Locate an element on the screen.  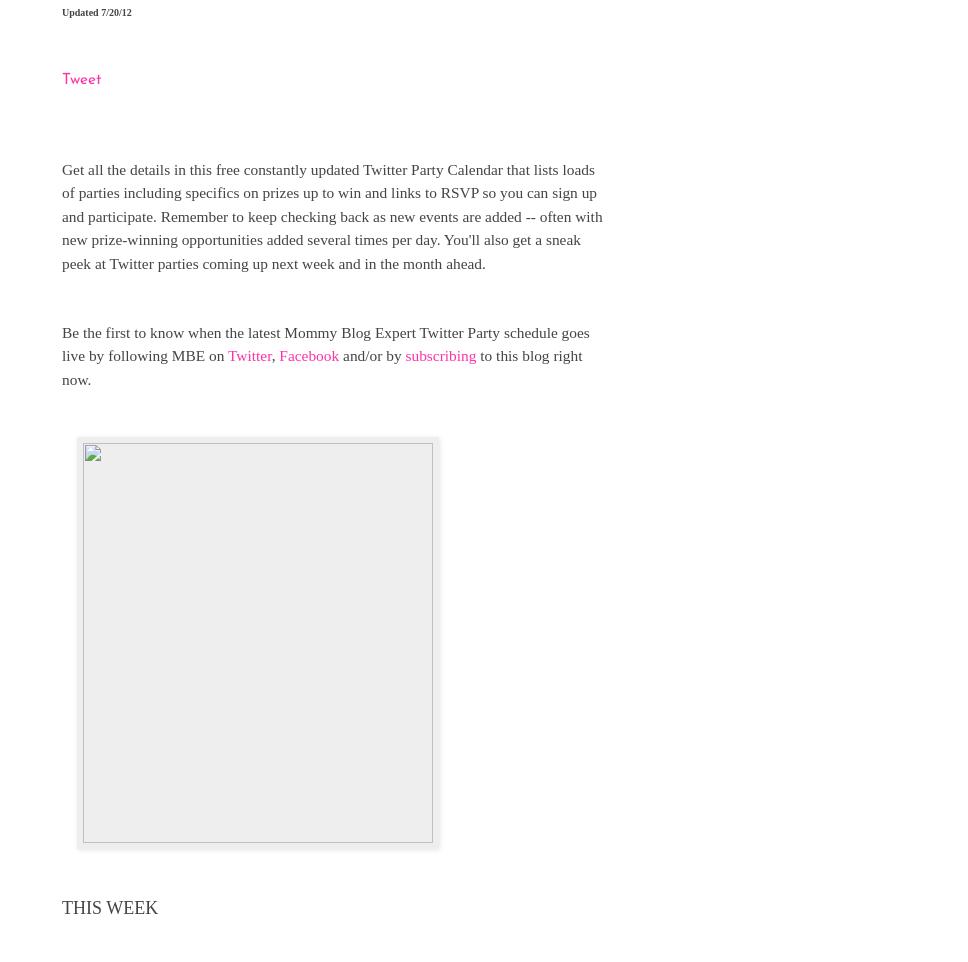
'Facebook' is located at coordinates (307, 355).